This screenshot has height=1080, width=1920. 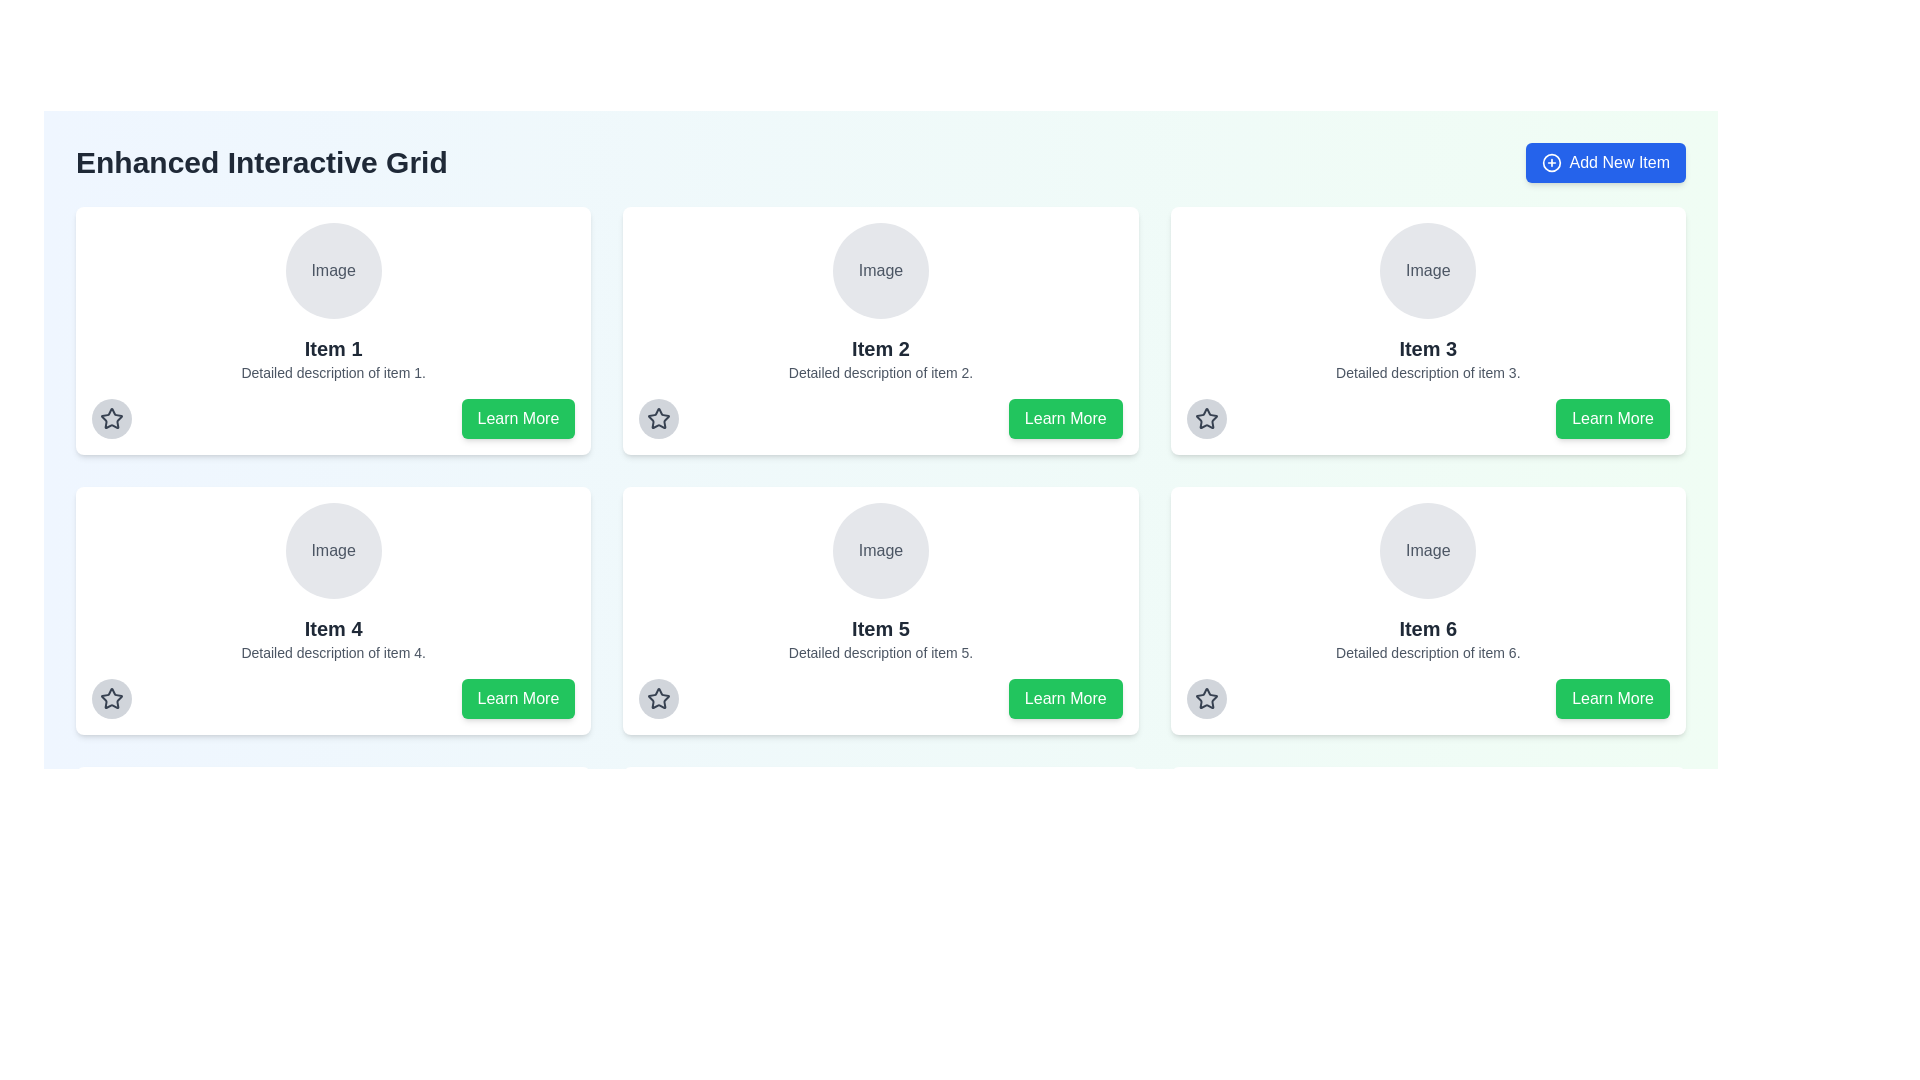 What do you see at coordinates (1427, 627) in the screenshot?
I see `the bold static text located at the bottom center of the lower-right card in a grid of six cards, which serves as the title or identifier for the card` at bounding box center [1427, 627].